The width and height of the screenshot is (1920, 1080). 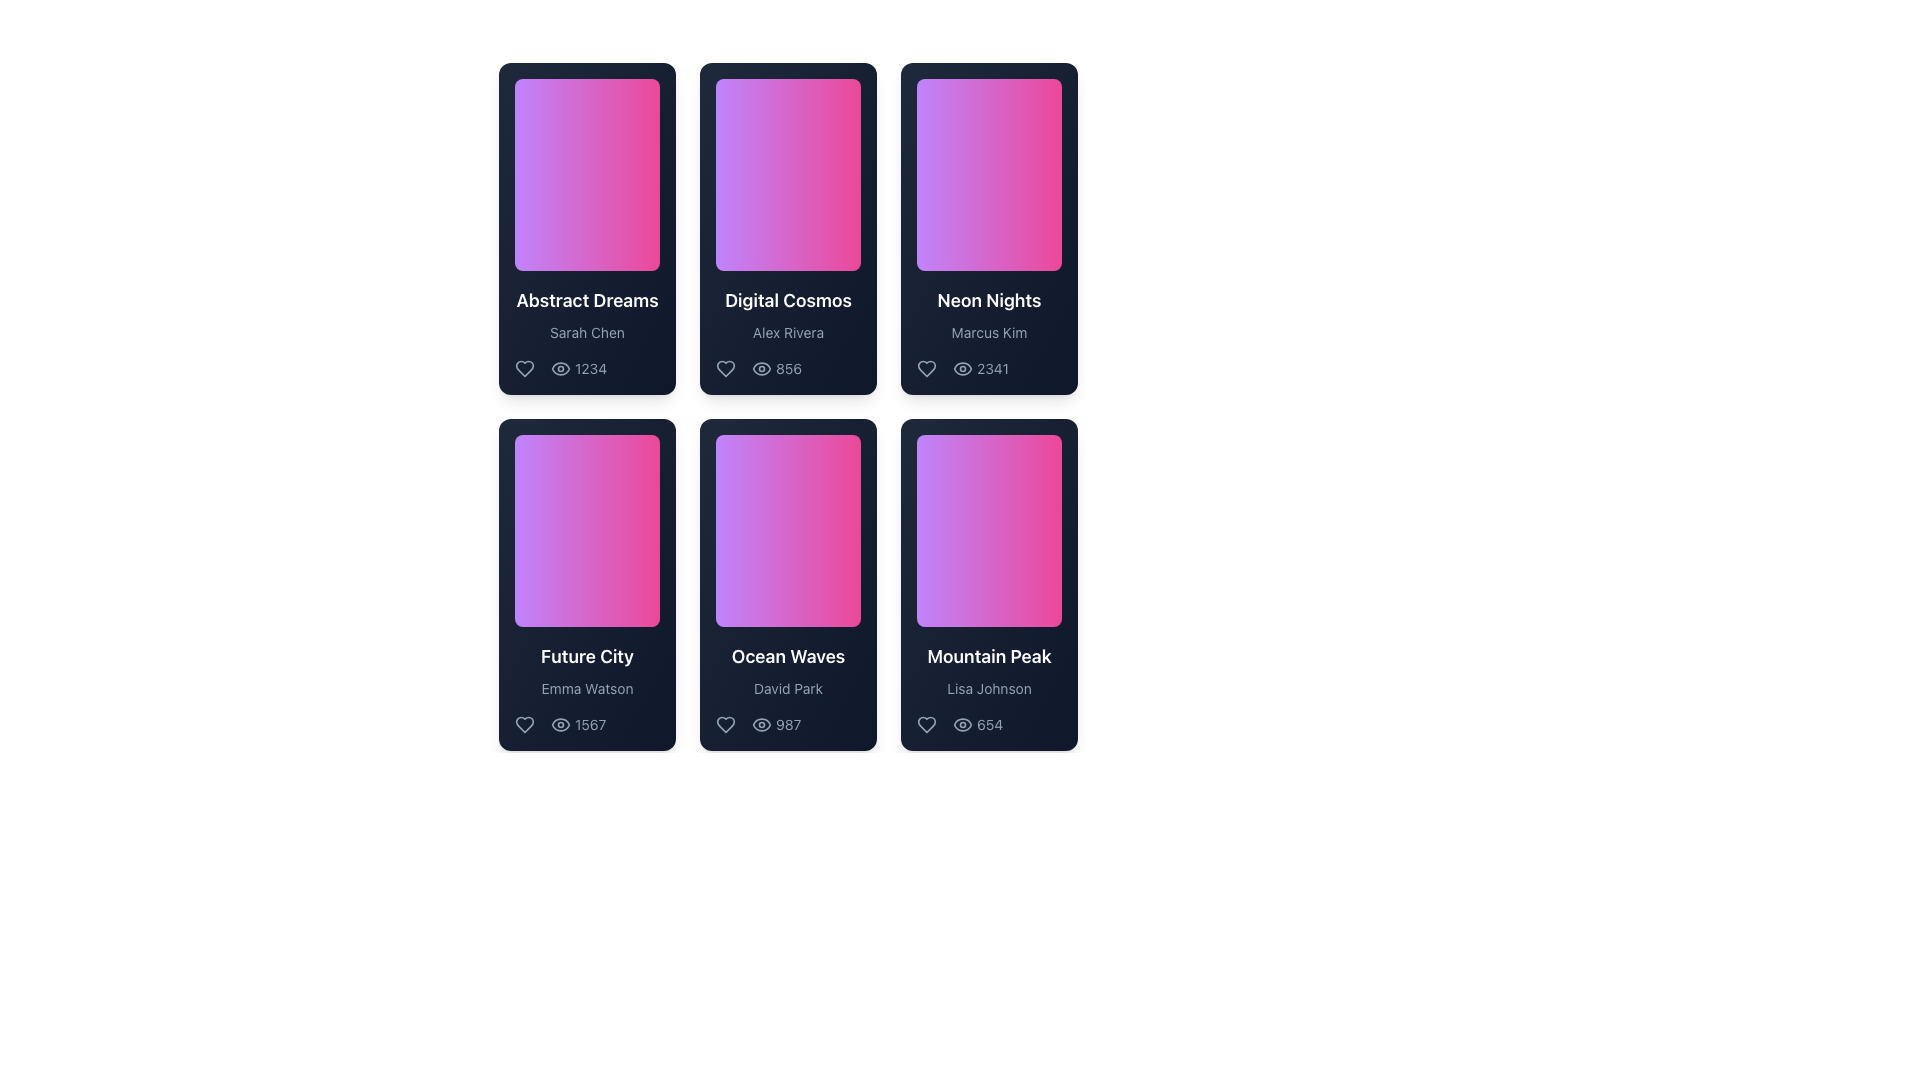 I want to click on the Text Label displaying 'Abstract Dreams', so click(x=586, y=300).